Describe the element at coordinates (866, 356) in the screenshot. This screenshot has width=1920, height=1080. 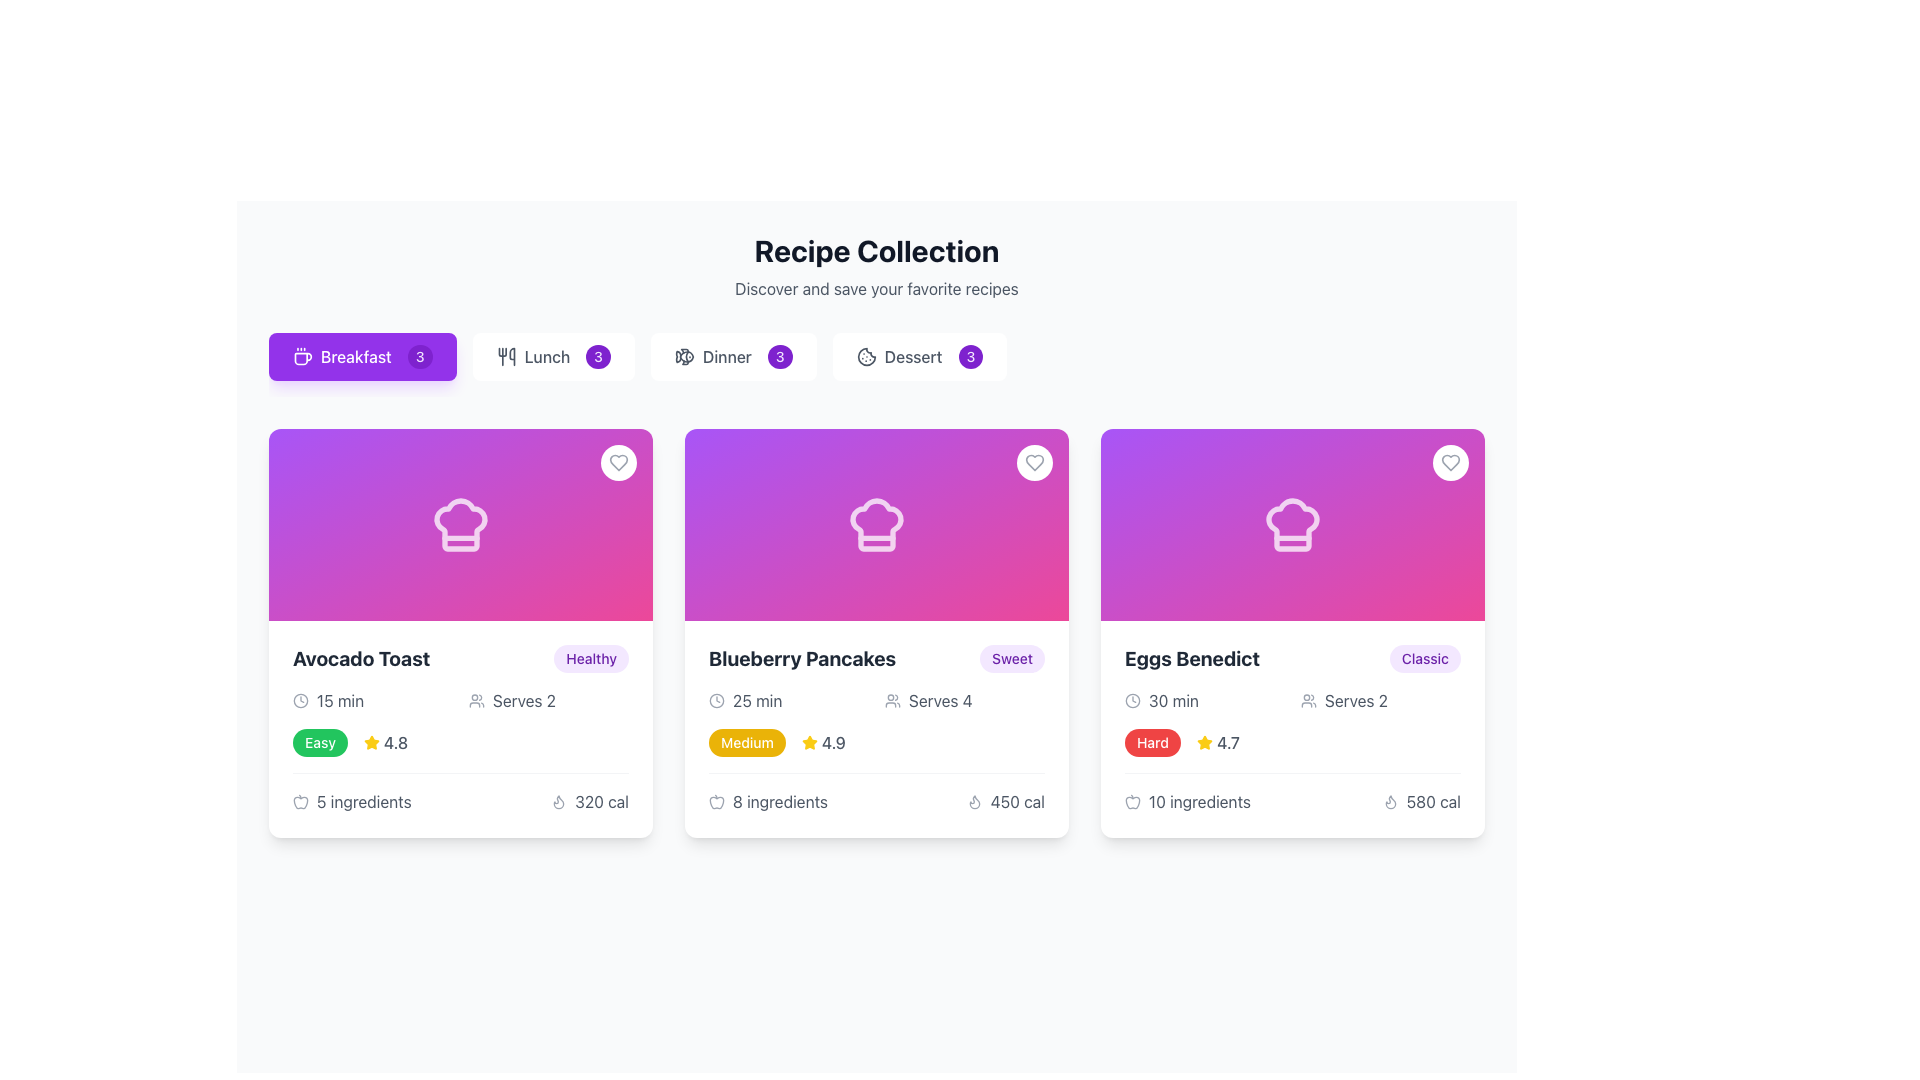
I see `the cookie-shaped icon styled as a line art graphic located within the 'Dessert' button in the navigation bar, positioned to the left of the label 'Dessert'` at that location.